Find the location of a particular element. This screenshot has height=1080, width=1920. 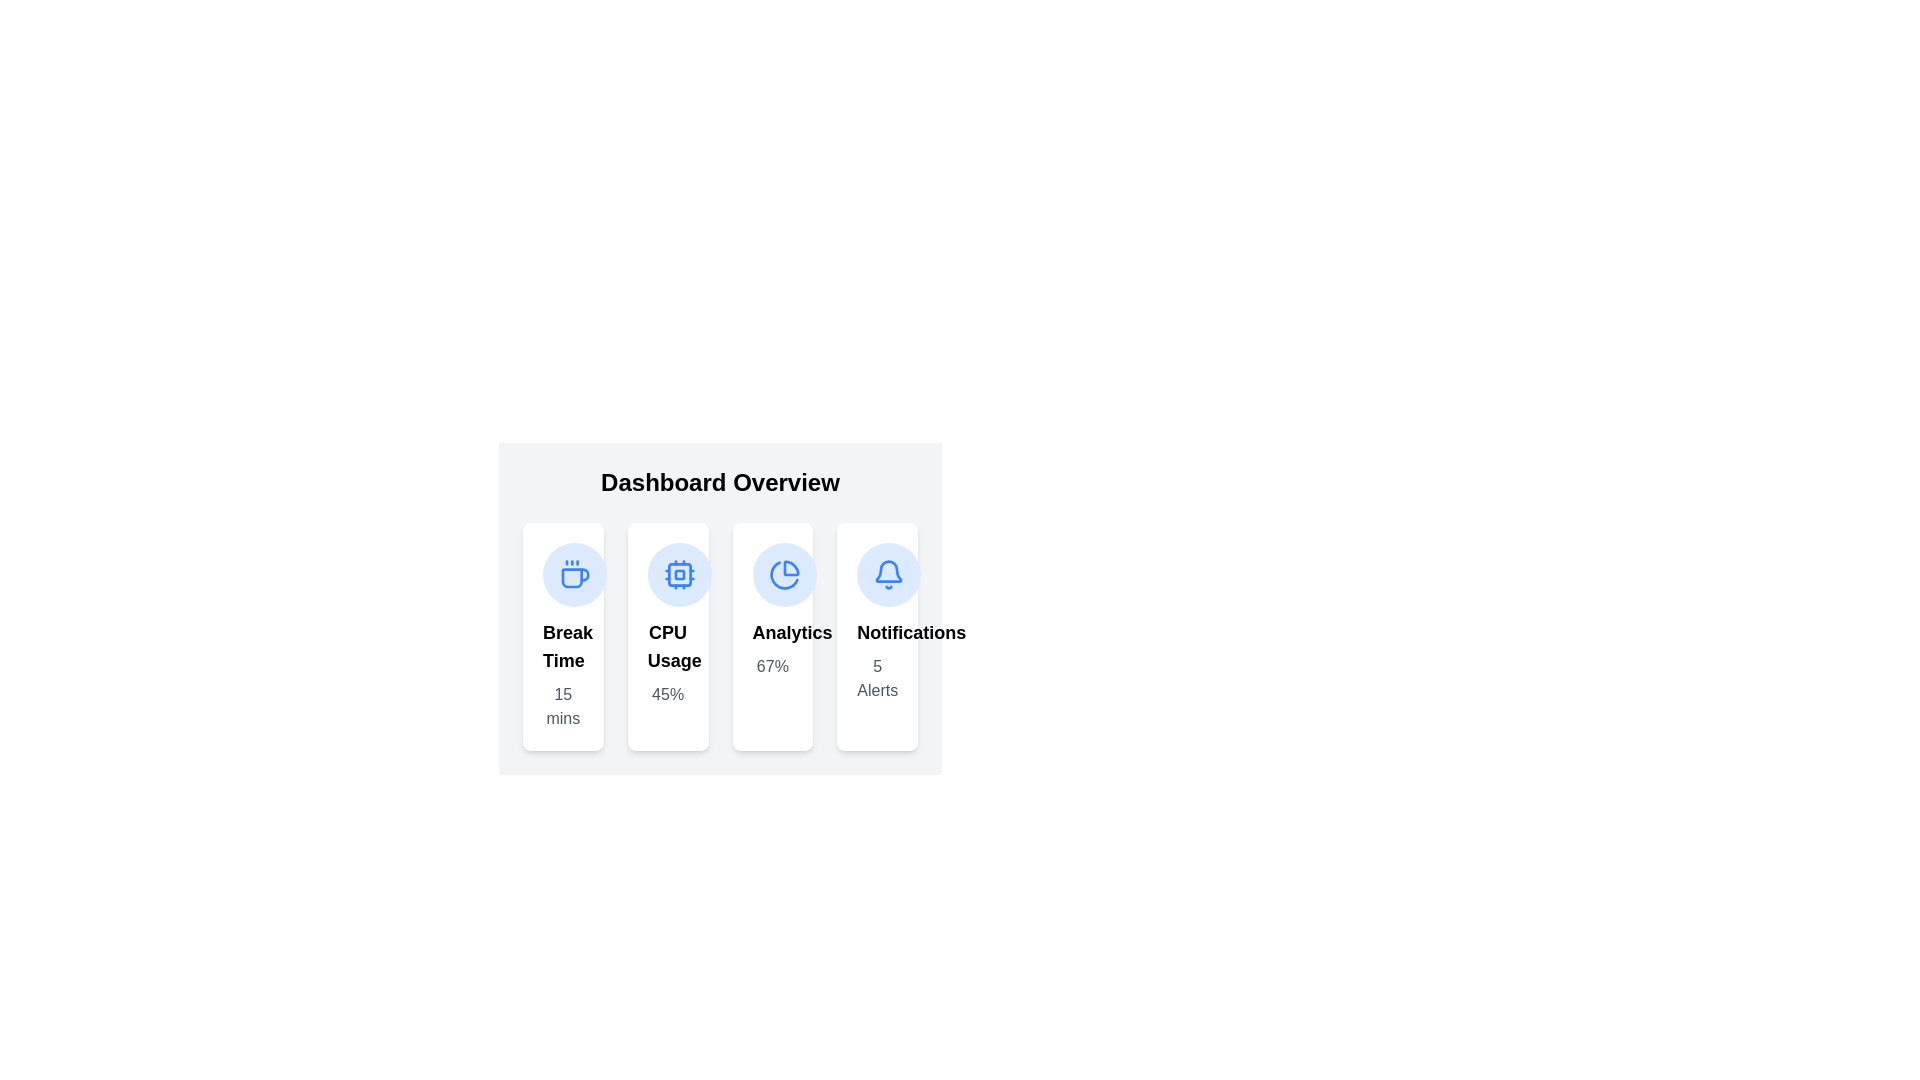

the 'Analytics' informational card, which features a circular blue icon at the top and displays 'Analytics' in bold black text is located at coordinates (771, 636).